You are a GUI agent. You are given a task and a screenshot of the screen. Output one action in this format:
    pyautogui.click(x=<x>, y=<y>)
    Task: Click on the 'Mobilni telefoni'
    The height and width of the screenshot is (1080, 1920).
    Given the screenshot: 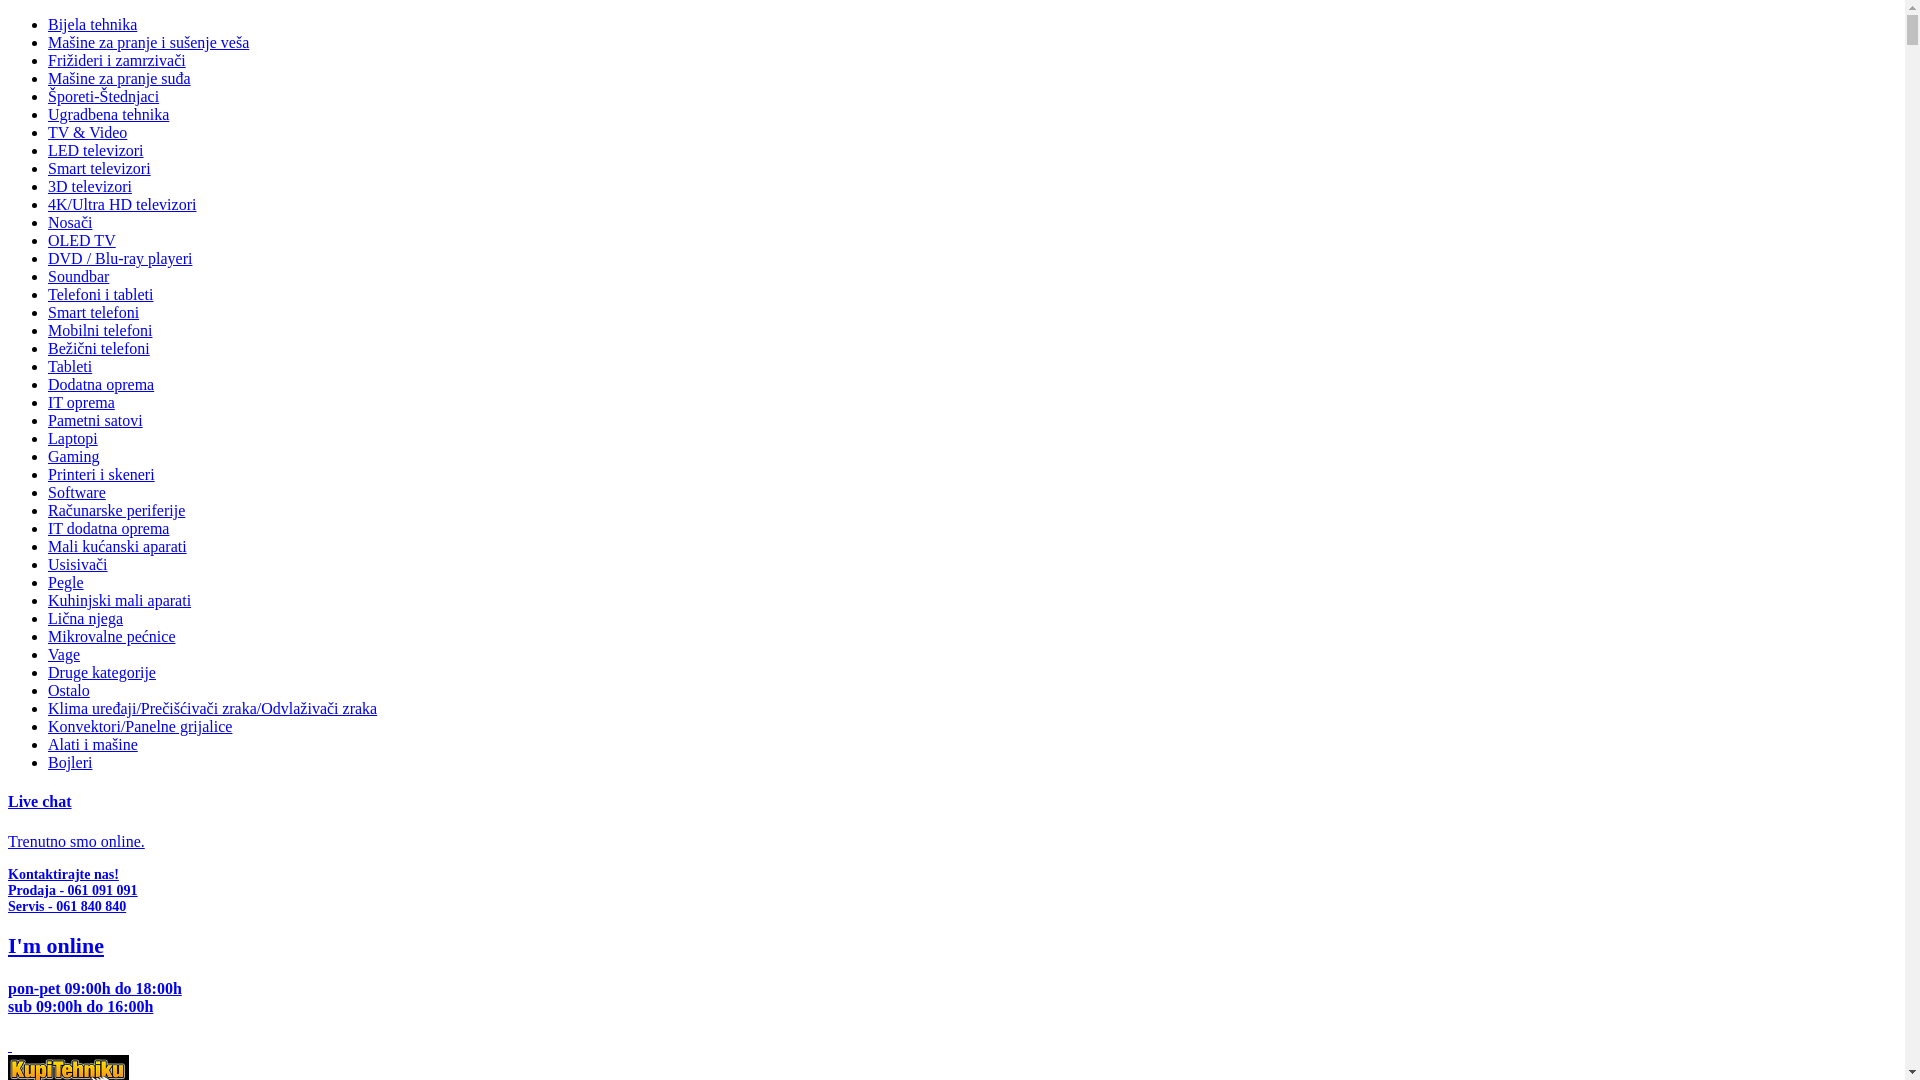 What is the action you would take?
    pyautogui.click(x=99, y=329)
    